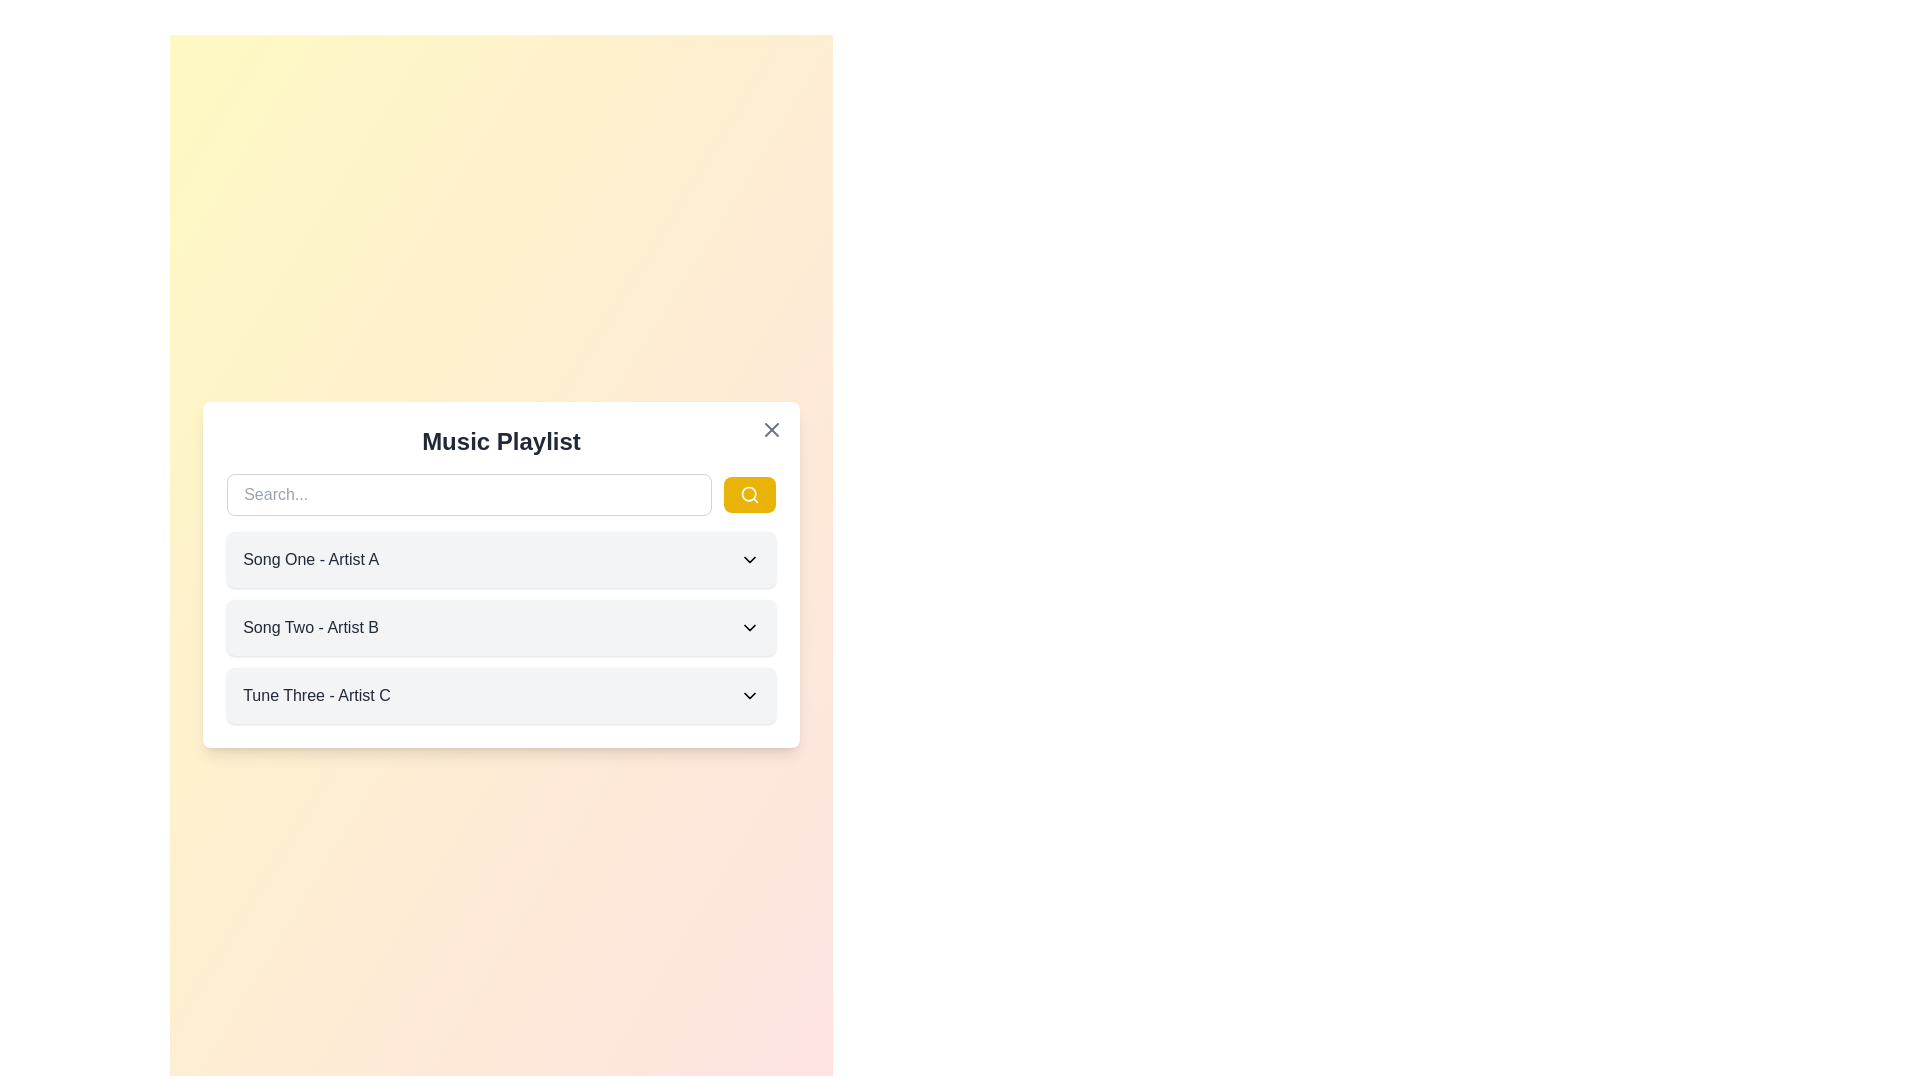 The image size is (1920, 1080). Describe the element at coordinates (501, 627) in the screenshot. I see `the List item representing 'Song Two - Artist B' in the 'Music Playlist'` at that location.